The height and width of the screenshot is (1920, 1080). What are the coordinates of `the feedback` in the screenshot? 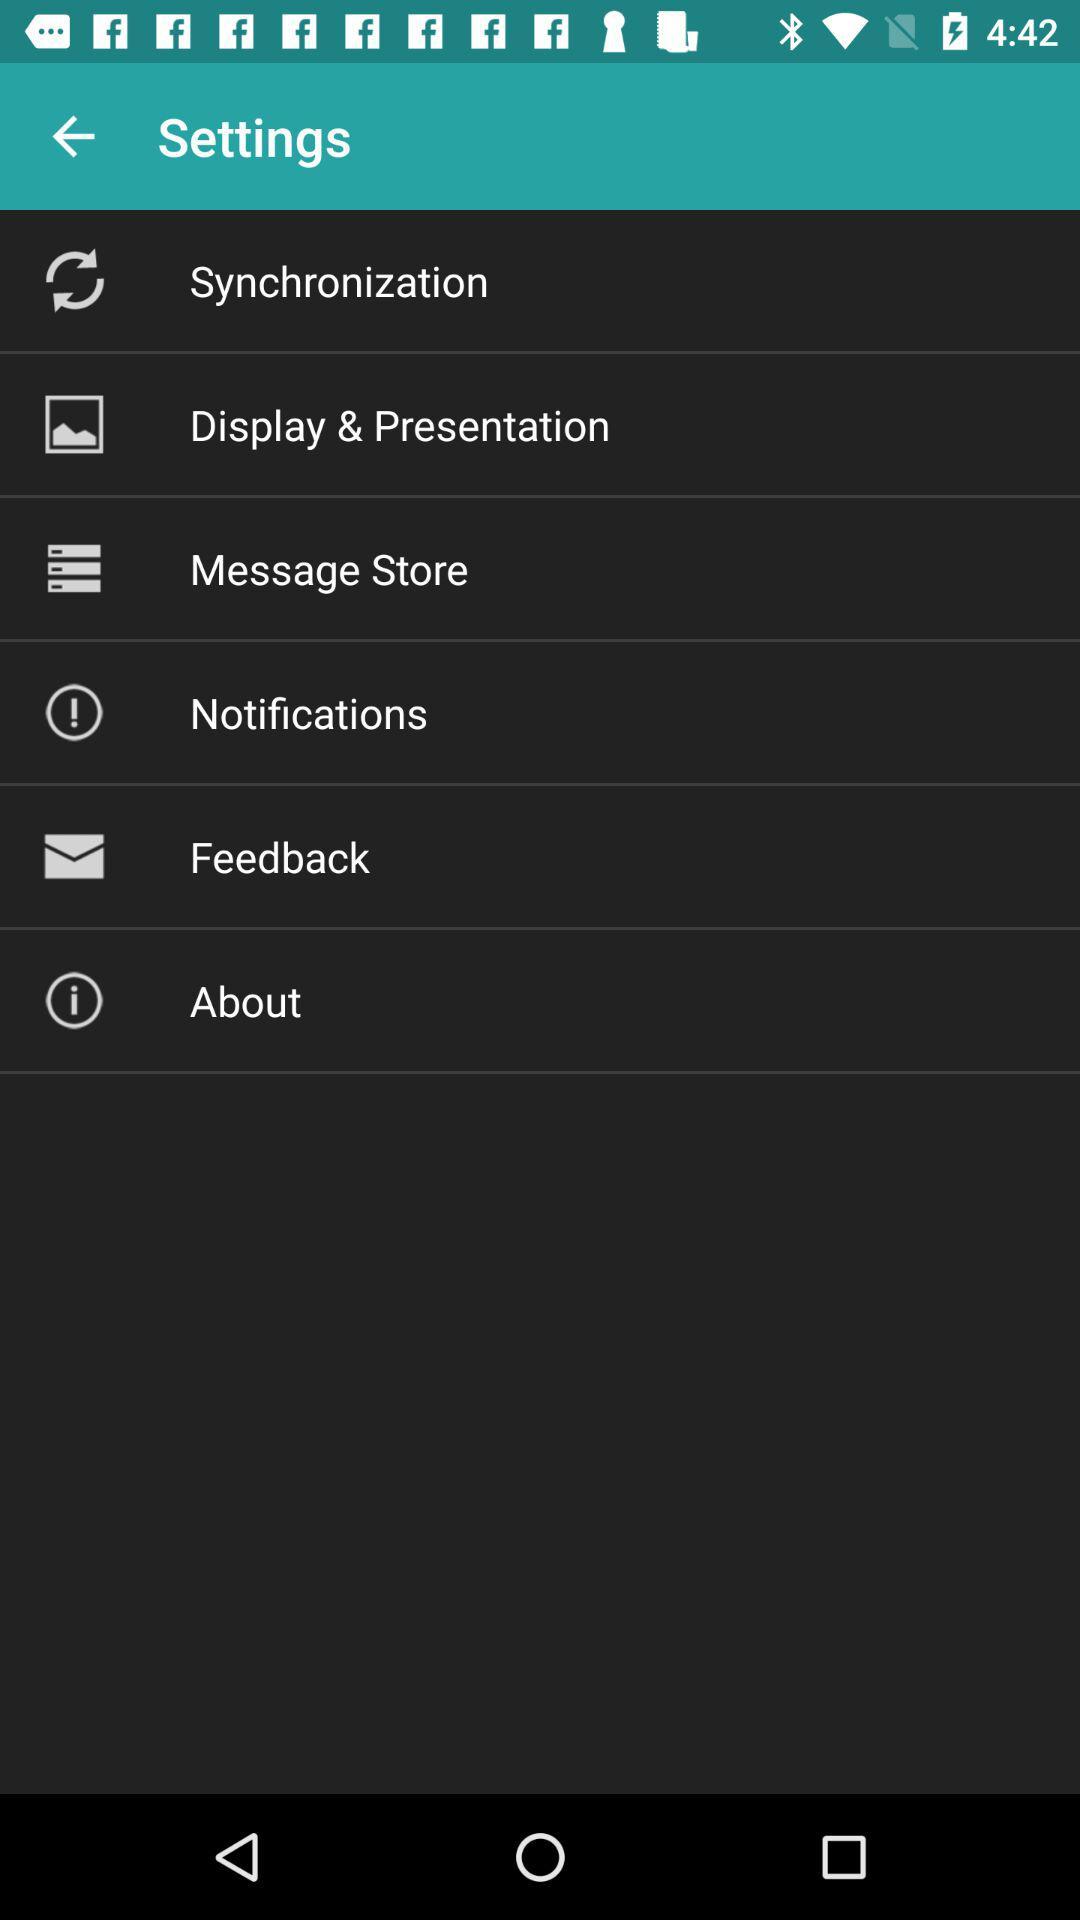 It's located at (279, 856).